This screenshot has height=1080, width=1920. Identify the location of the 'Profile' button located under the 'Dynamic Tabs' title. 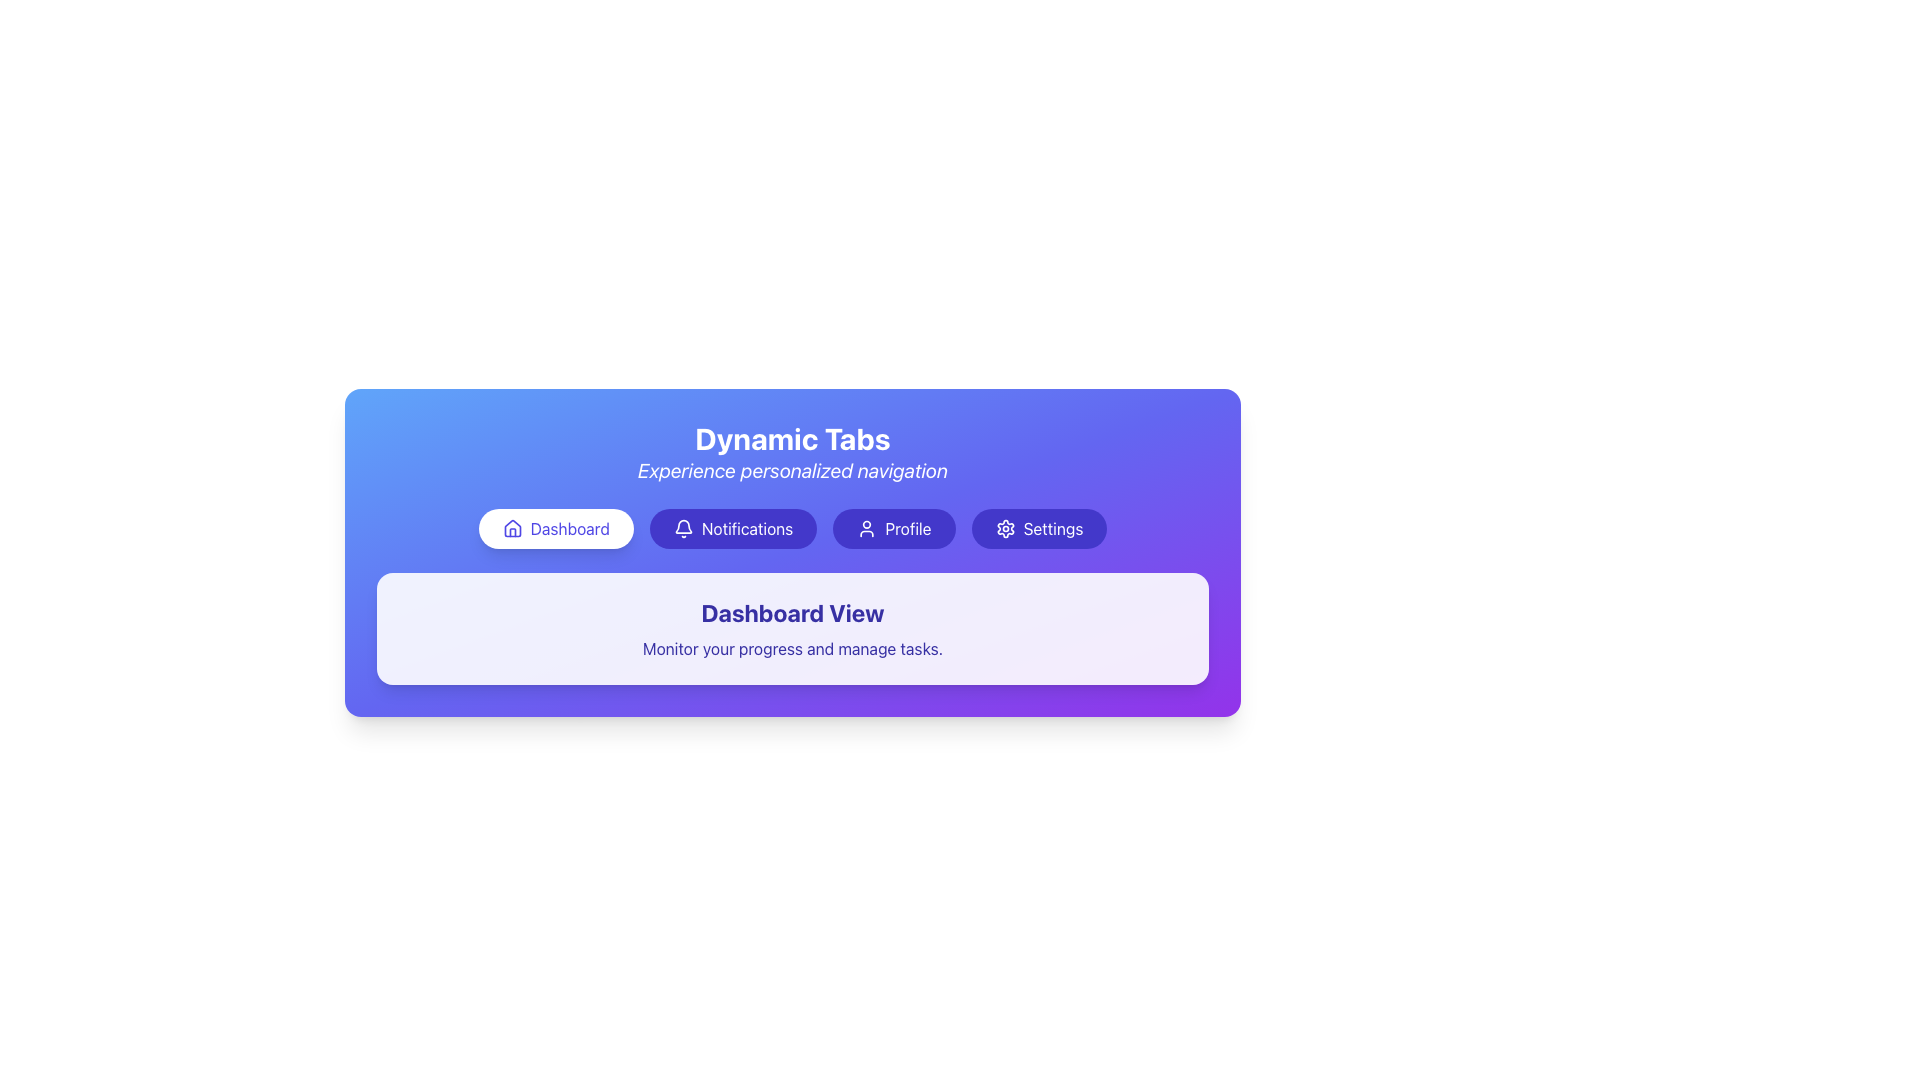
(893, 527).